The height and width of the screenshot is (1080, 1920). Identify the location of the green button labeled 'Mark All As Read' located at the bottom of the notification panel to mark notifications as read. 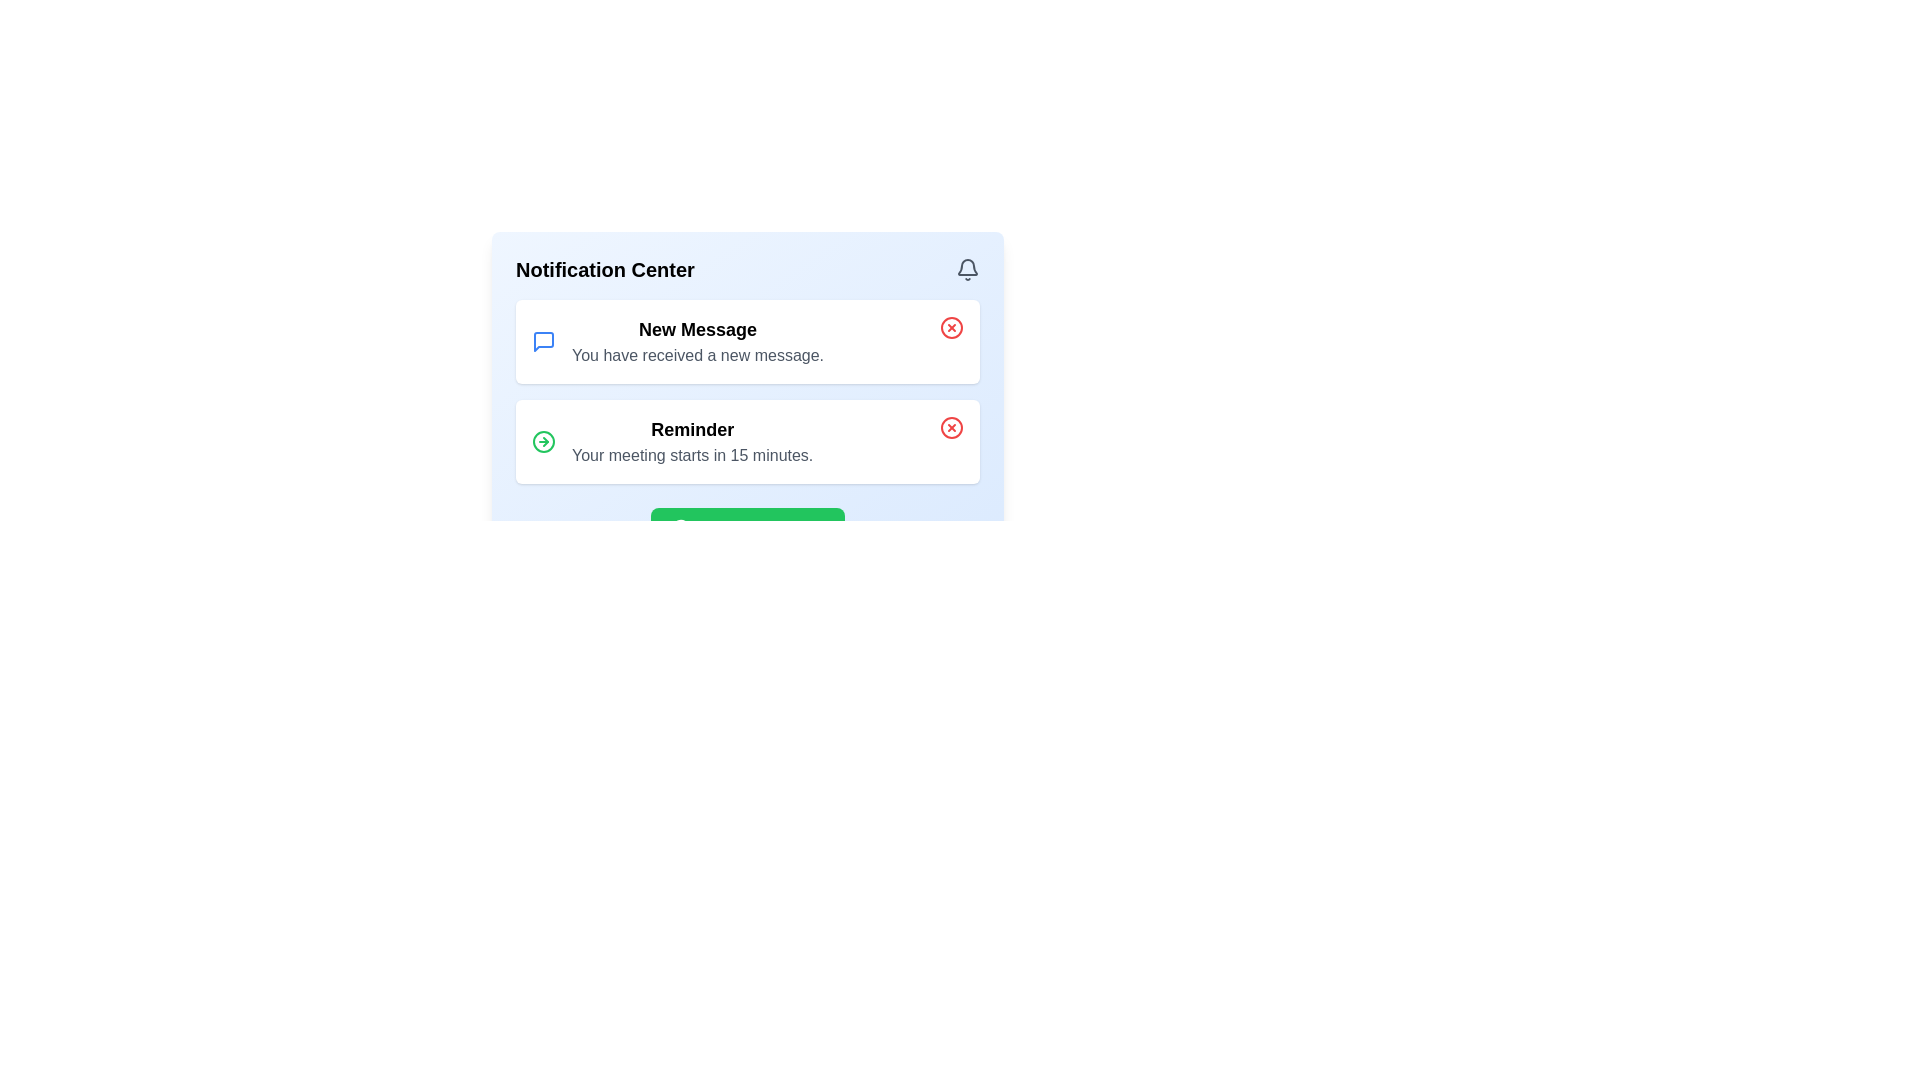
(747, 527).